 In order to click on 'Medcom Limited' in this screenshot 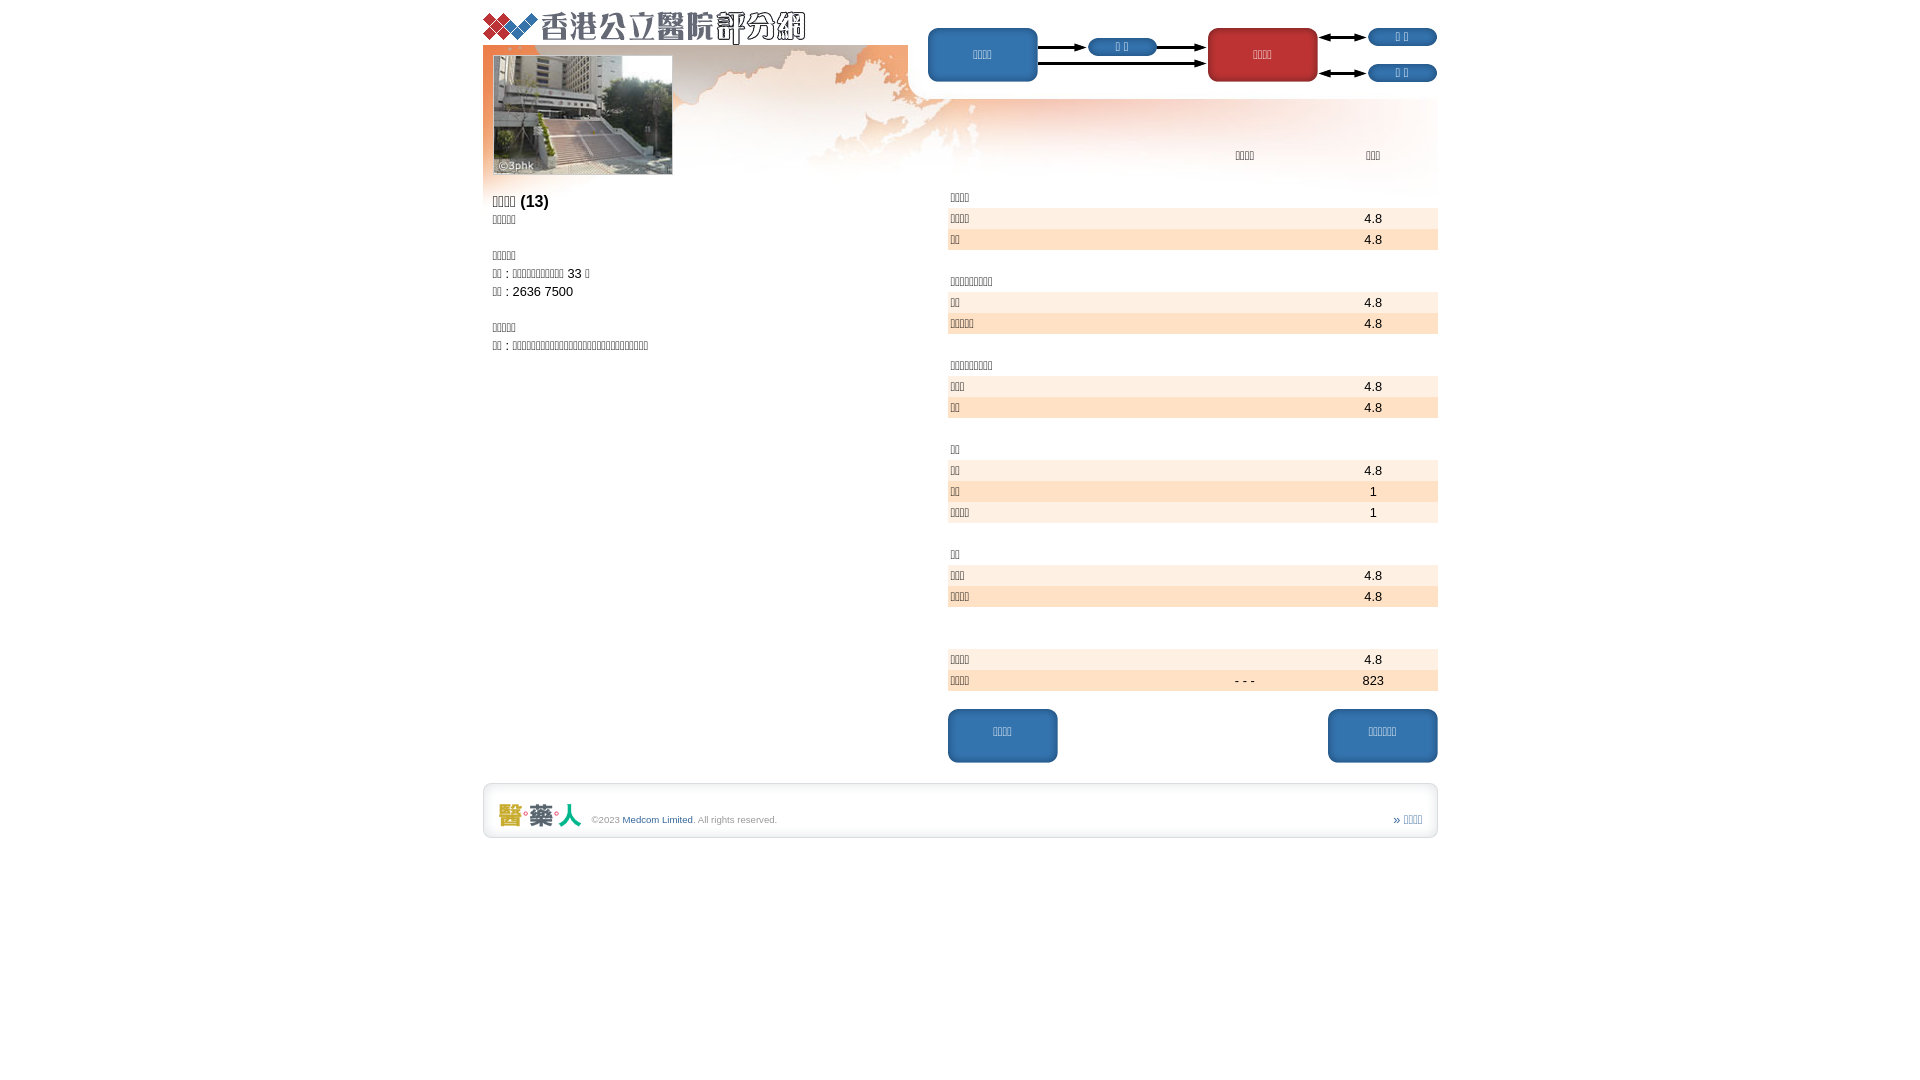, I will do `click(657, 819)`.